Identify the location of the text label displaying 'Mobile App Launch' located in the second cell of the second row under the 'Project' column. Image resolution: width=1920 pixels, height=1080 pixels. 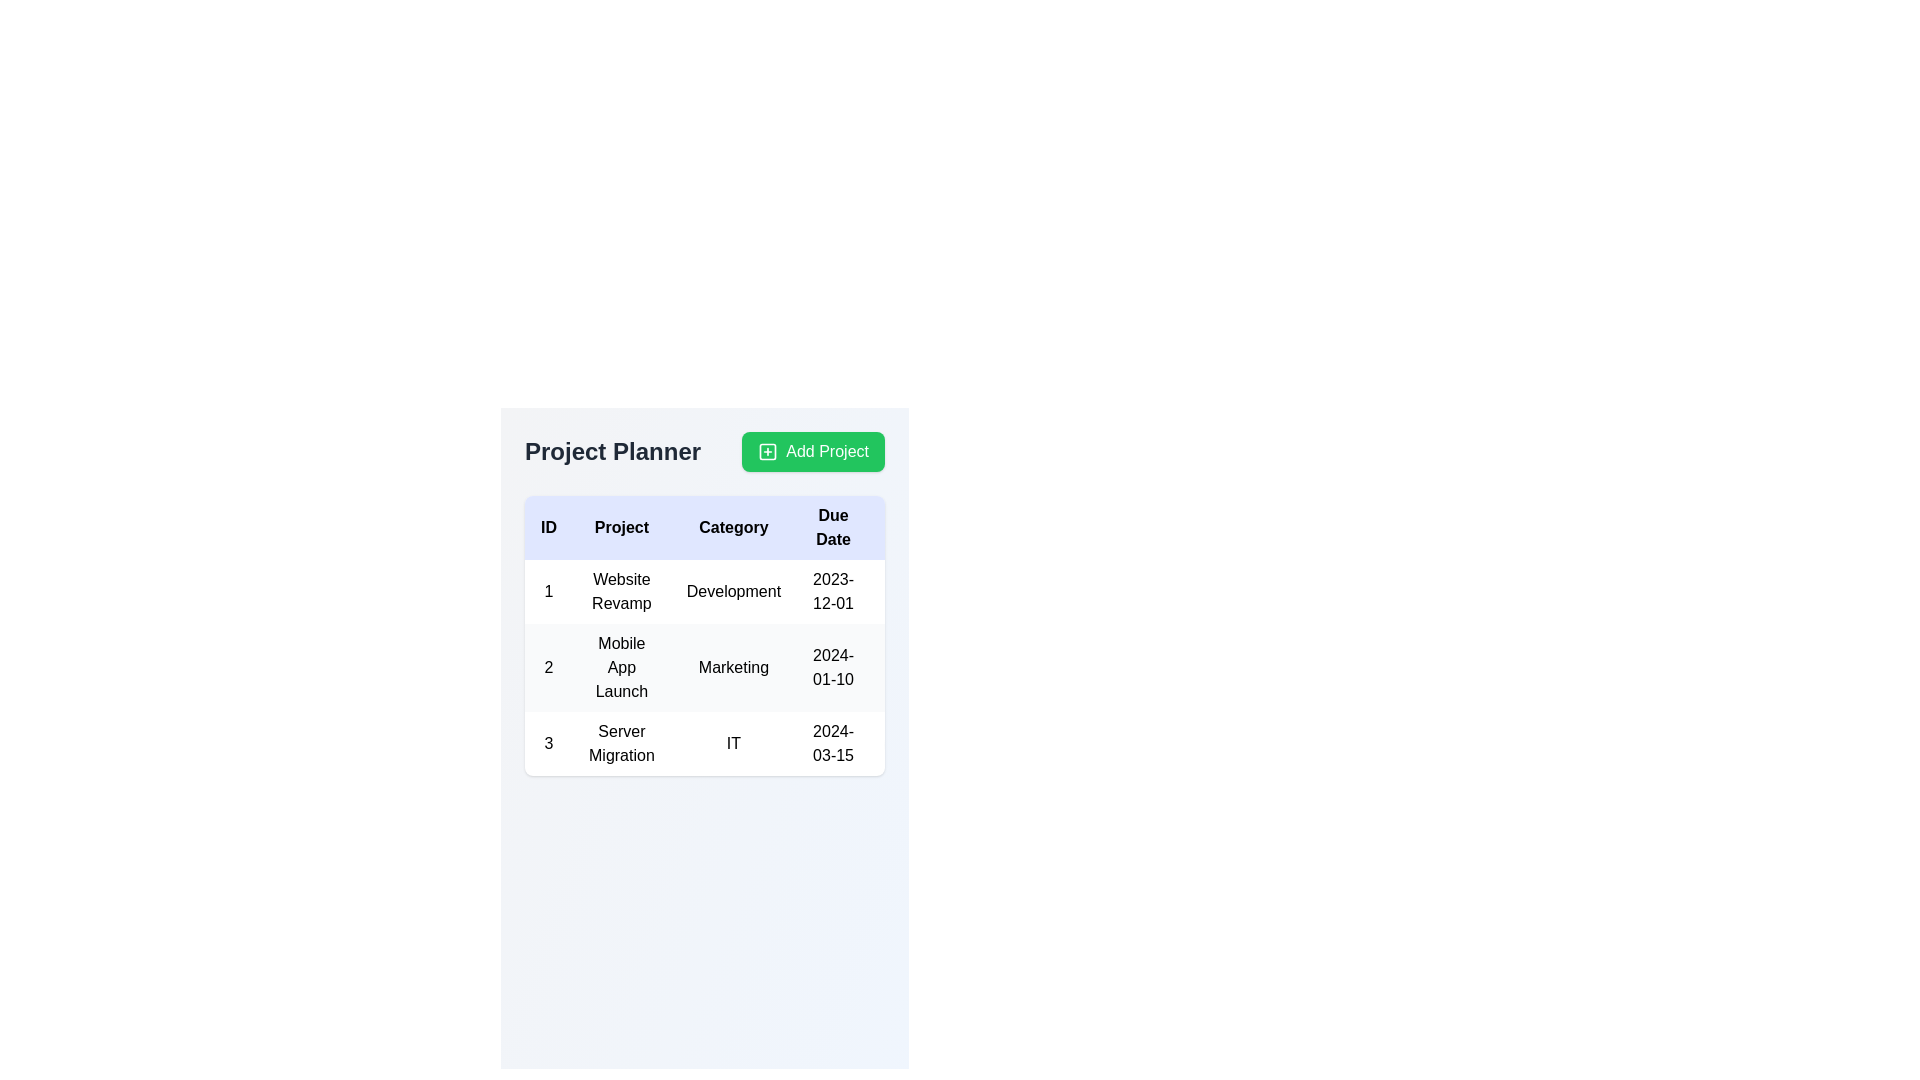
(620, 667).